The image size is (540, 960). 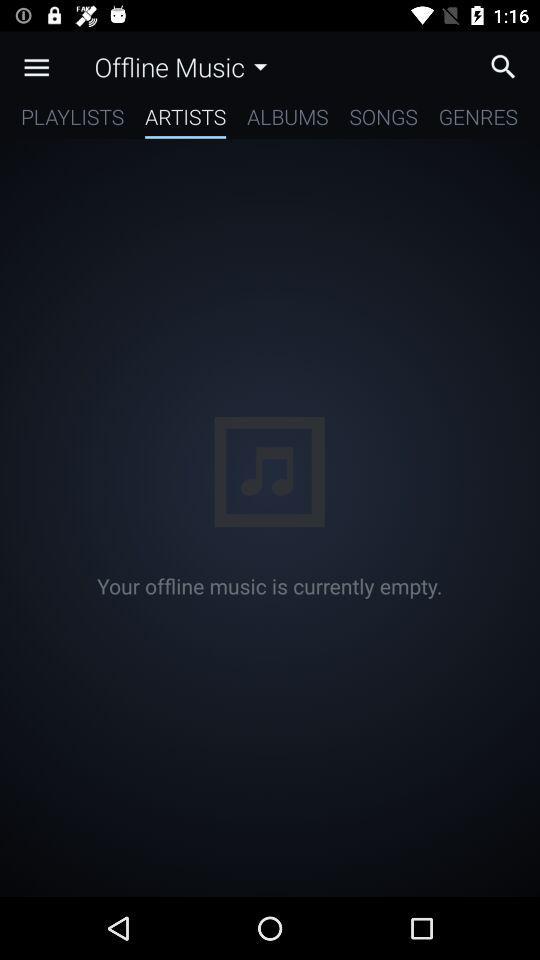 I want to click on the playlists icon, so click(x=71, y=120).